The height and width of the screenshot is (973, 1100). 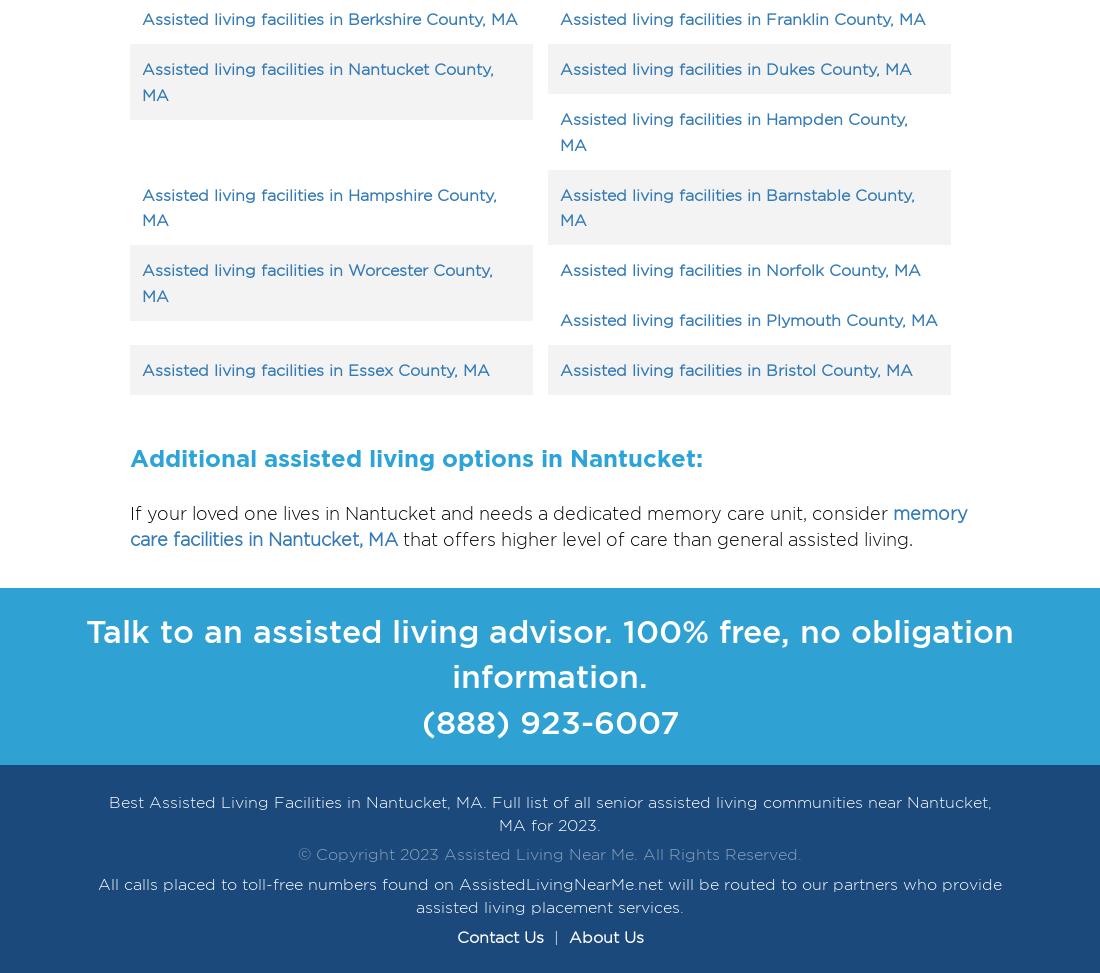 What do you see at coordinates (511, 512) in the screenshot?
I see `'If your loved one lives in Nantucket and needs a dedicated memory care unit, consider'` at bounding box center [511, 512].